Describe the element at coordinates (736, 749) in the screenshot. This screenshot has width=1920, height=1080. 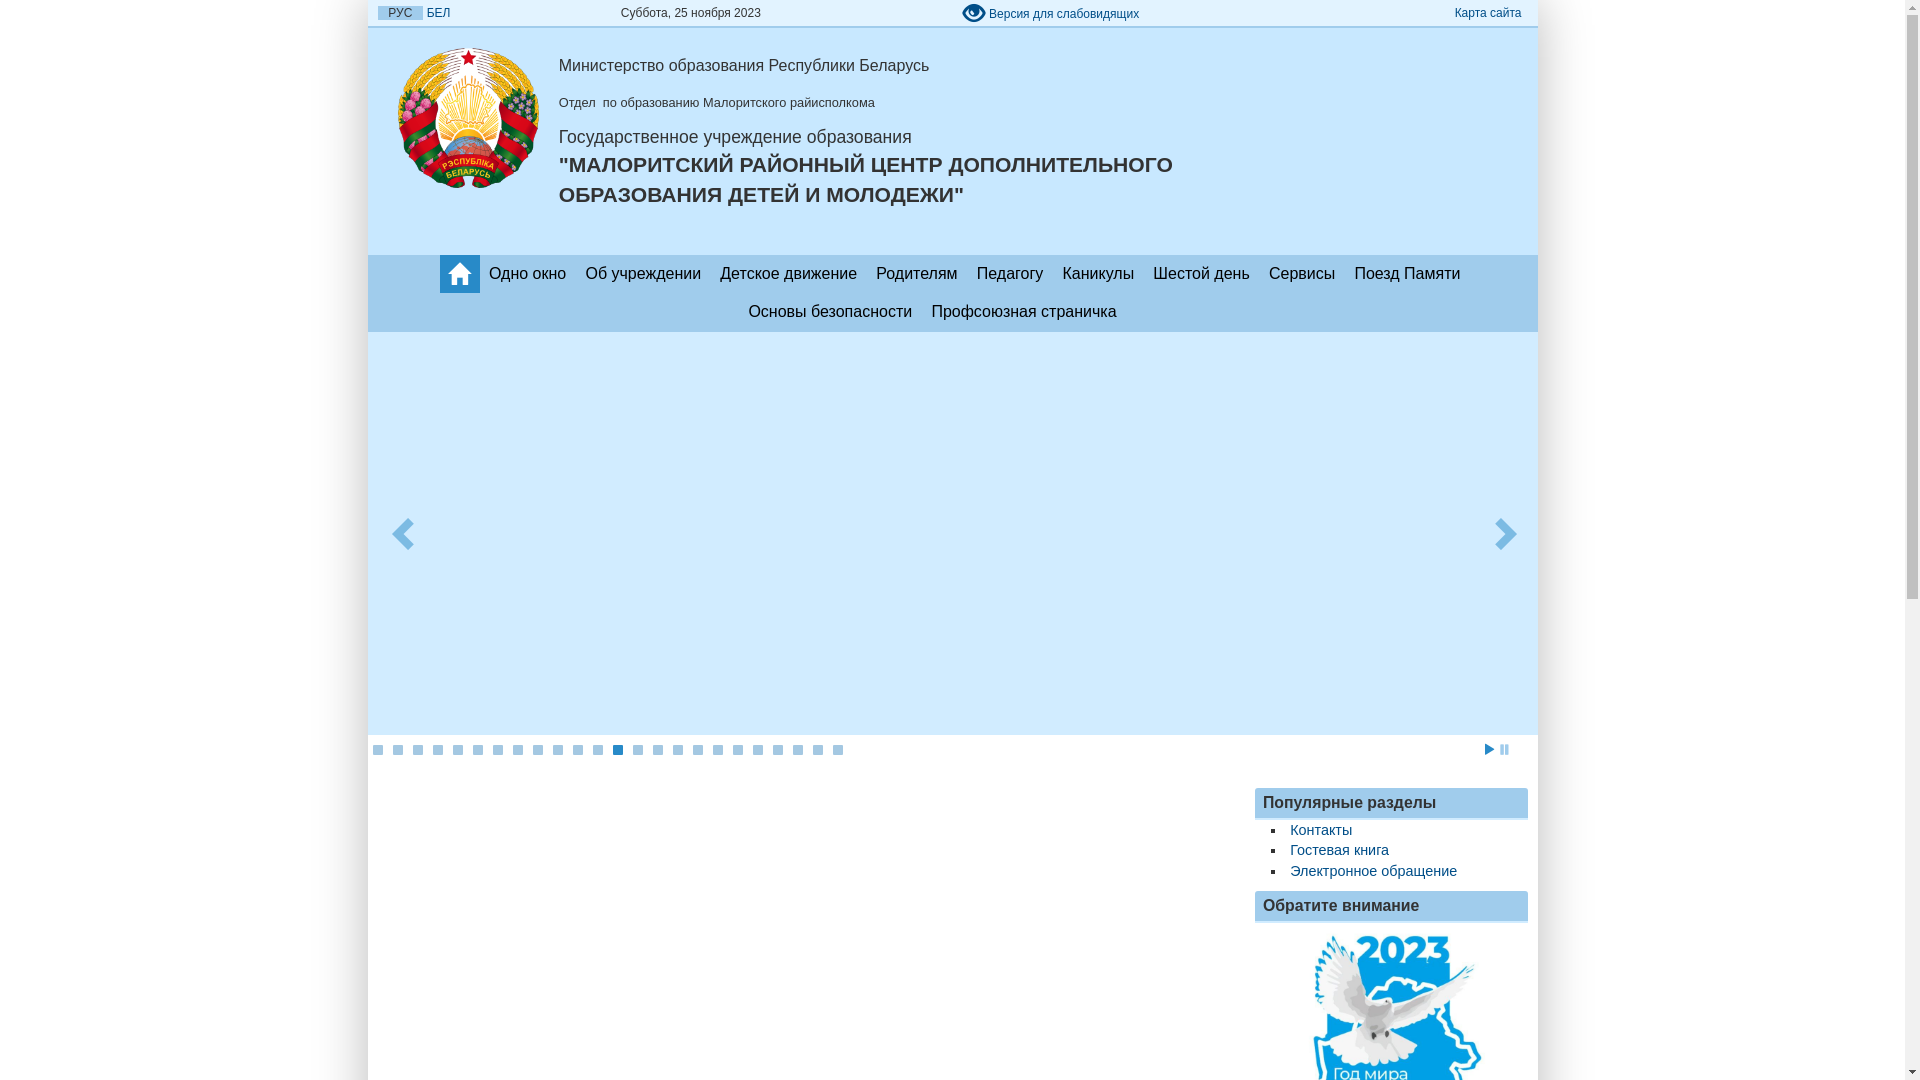
I see `'19'` at that location.